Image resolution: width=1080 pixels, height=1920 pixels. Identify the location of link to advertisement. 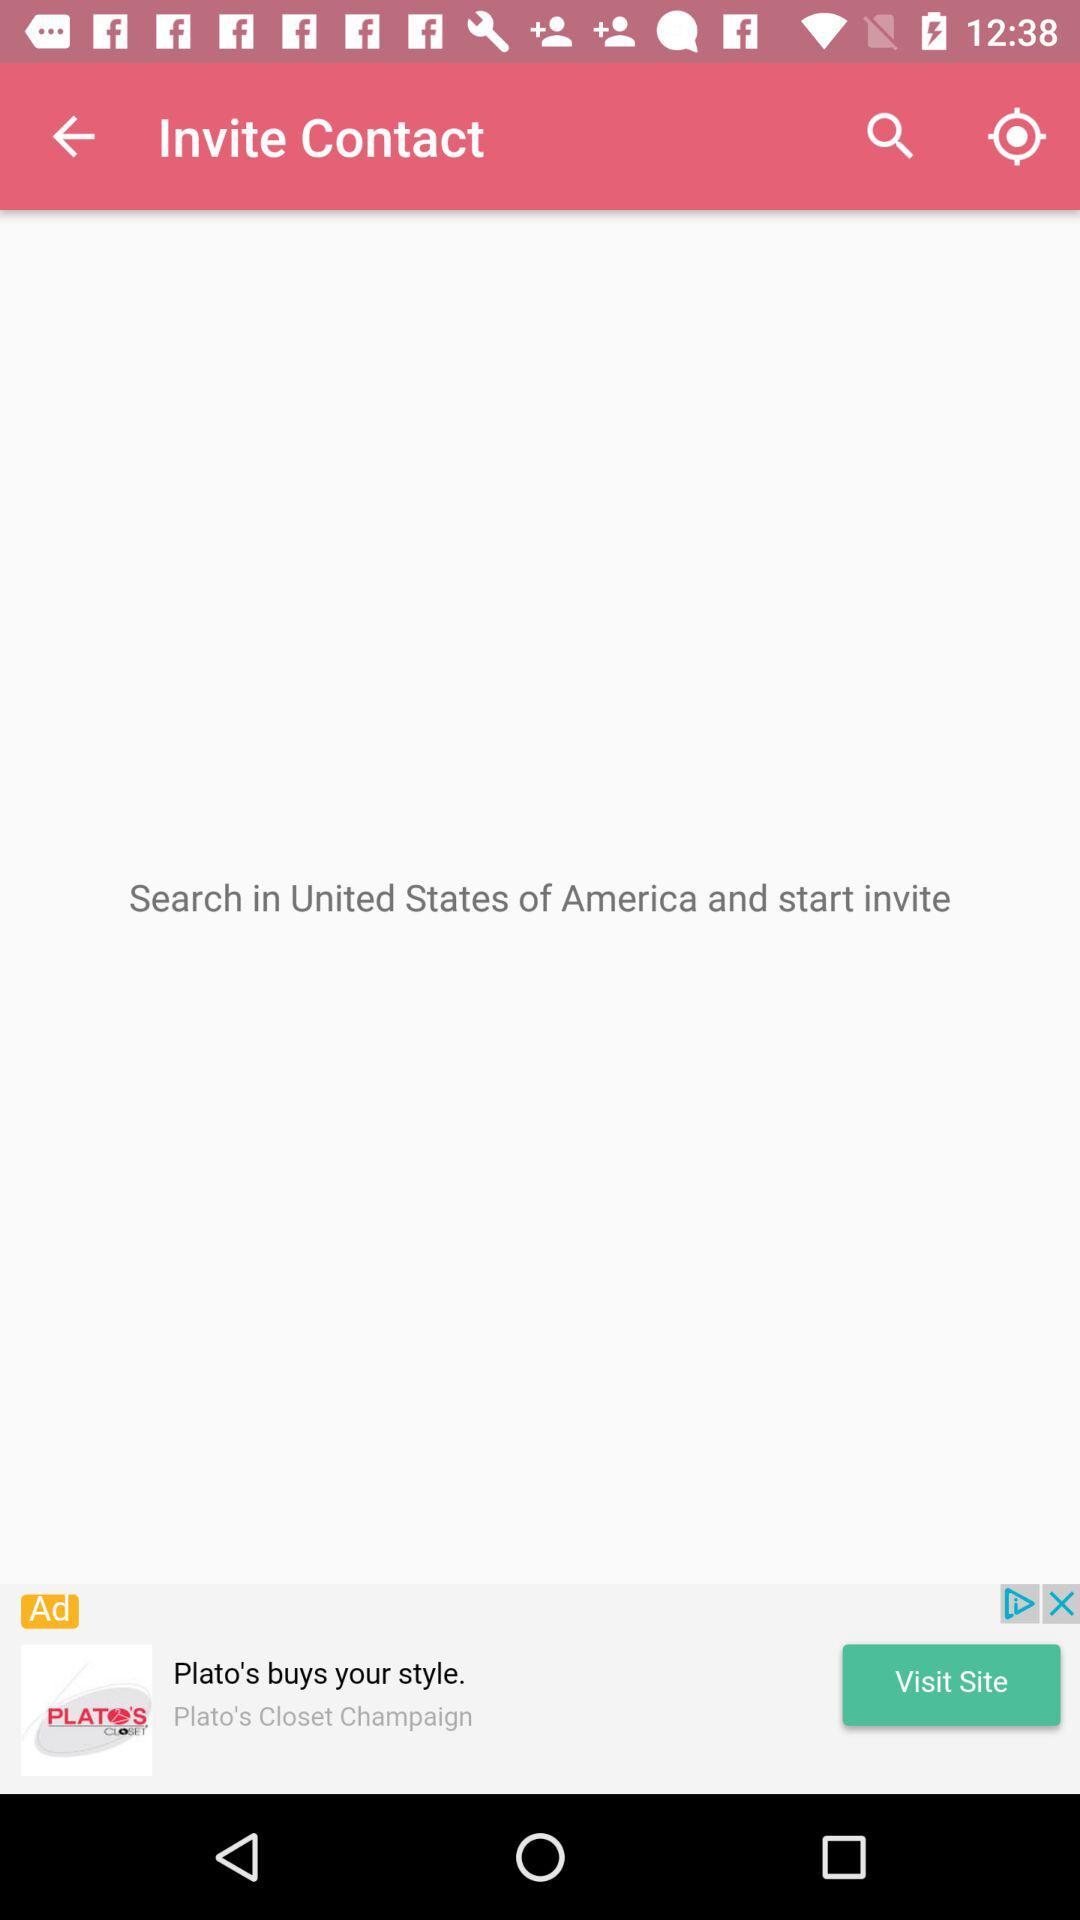
(540, 1688).